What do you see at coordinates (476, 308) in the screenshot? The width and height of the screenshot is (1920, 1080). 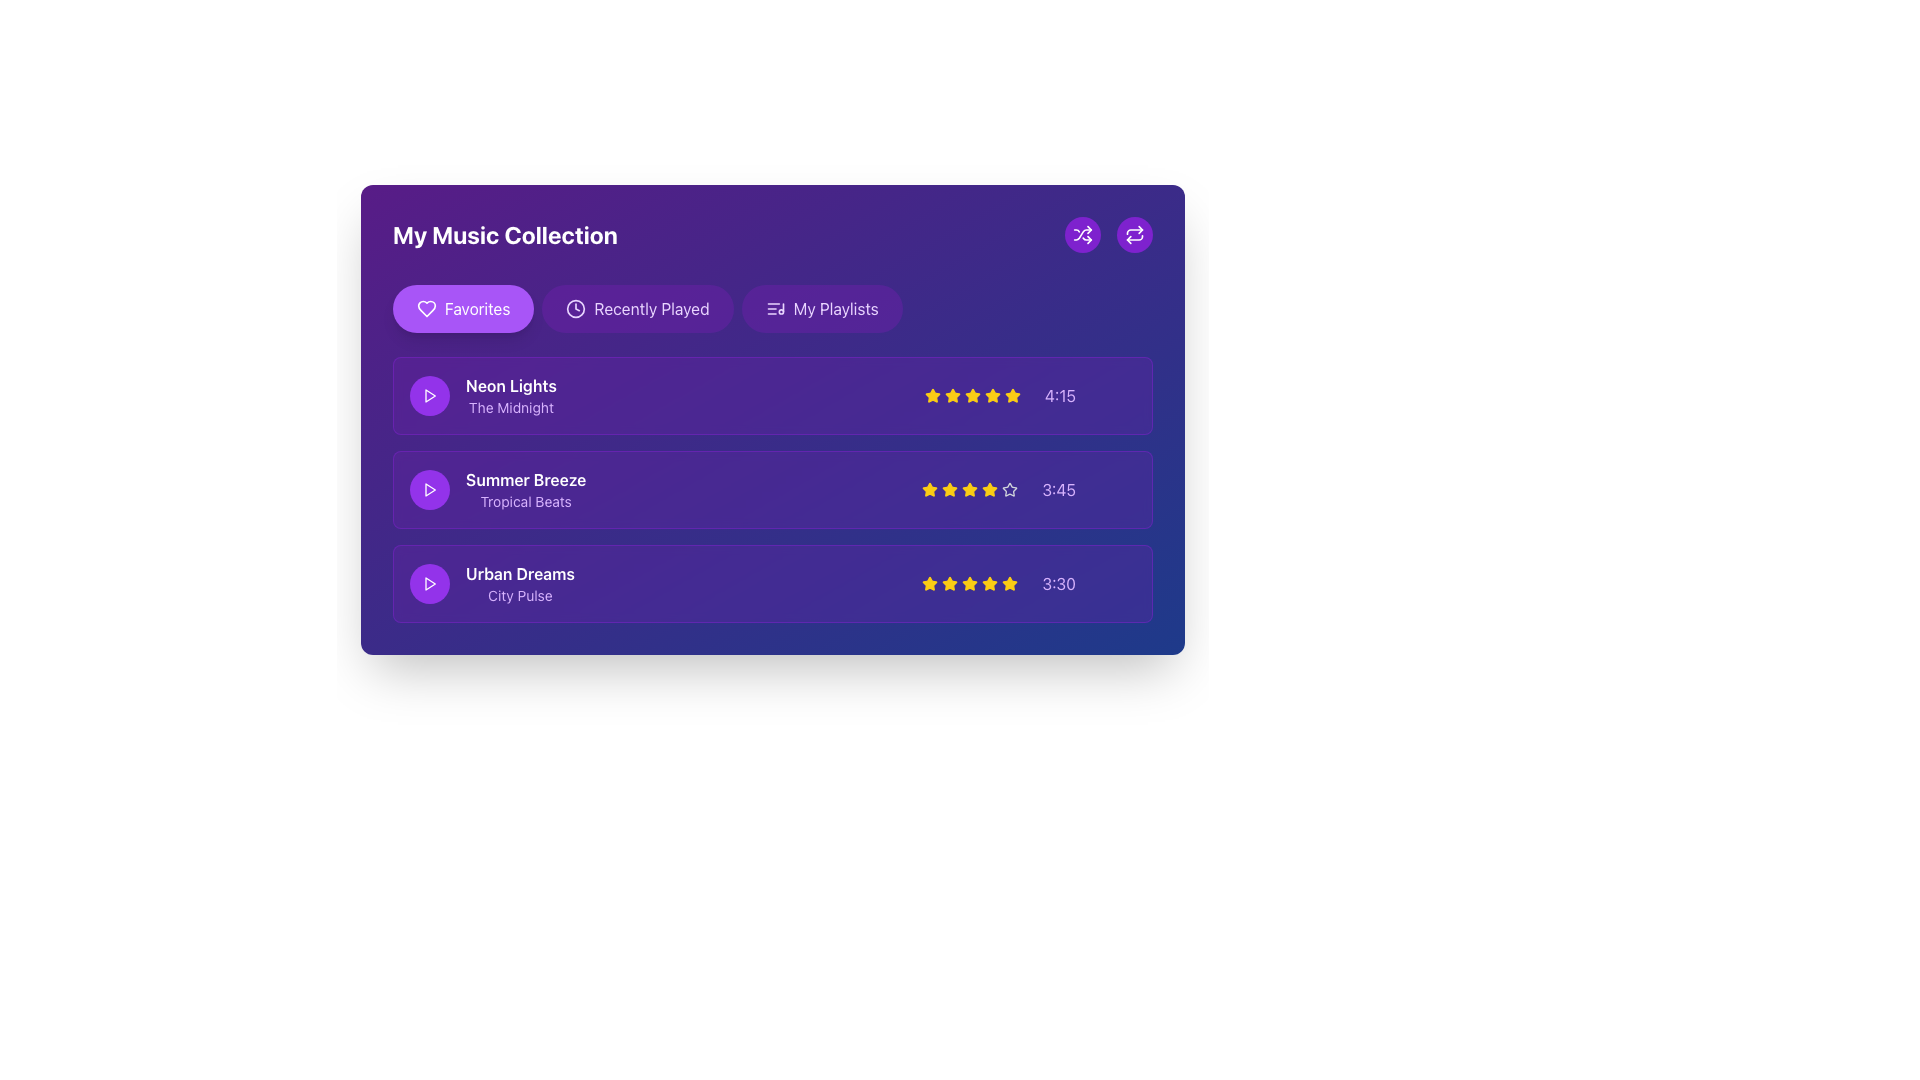 I see `the text label displaying 'Favorites'` at bounding box center [476, 308].